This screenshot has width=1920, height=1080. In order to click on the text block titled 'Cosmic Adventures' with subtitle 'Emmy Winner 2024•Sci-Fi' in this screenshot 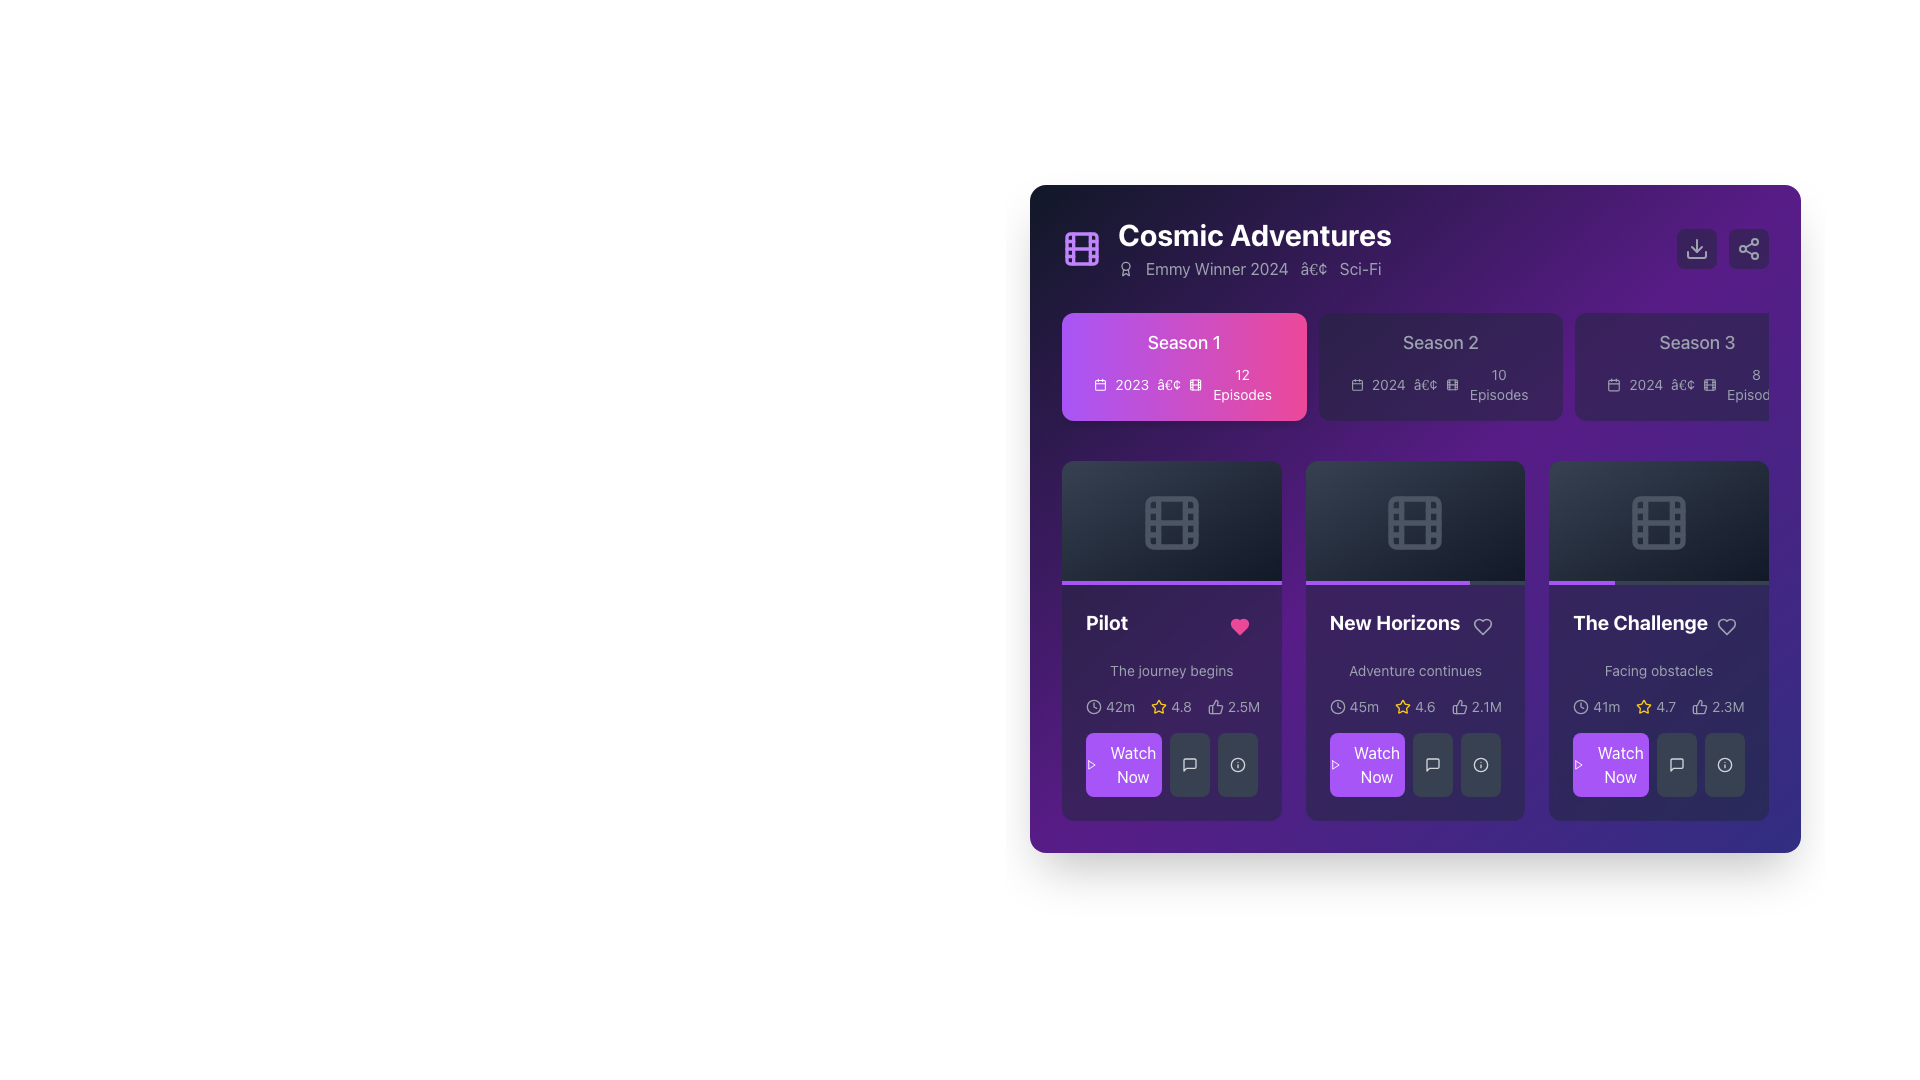, I will do `click(1253, 248)`.